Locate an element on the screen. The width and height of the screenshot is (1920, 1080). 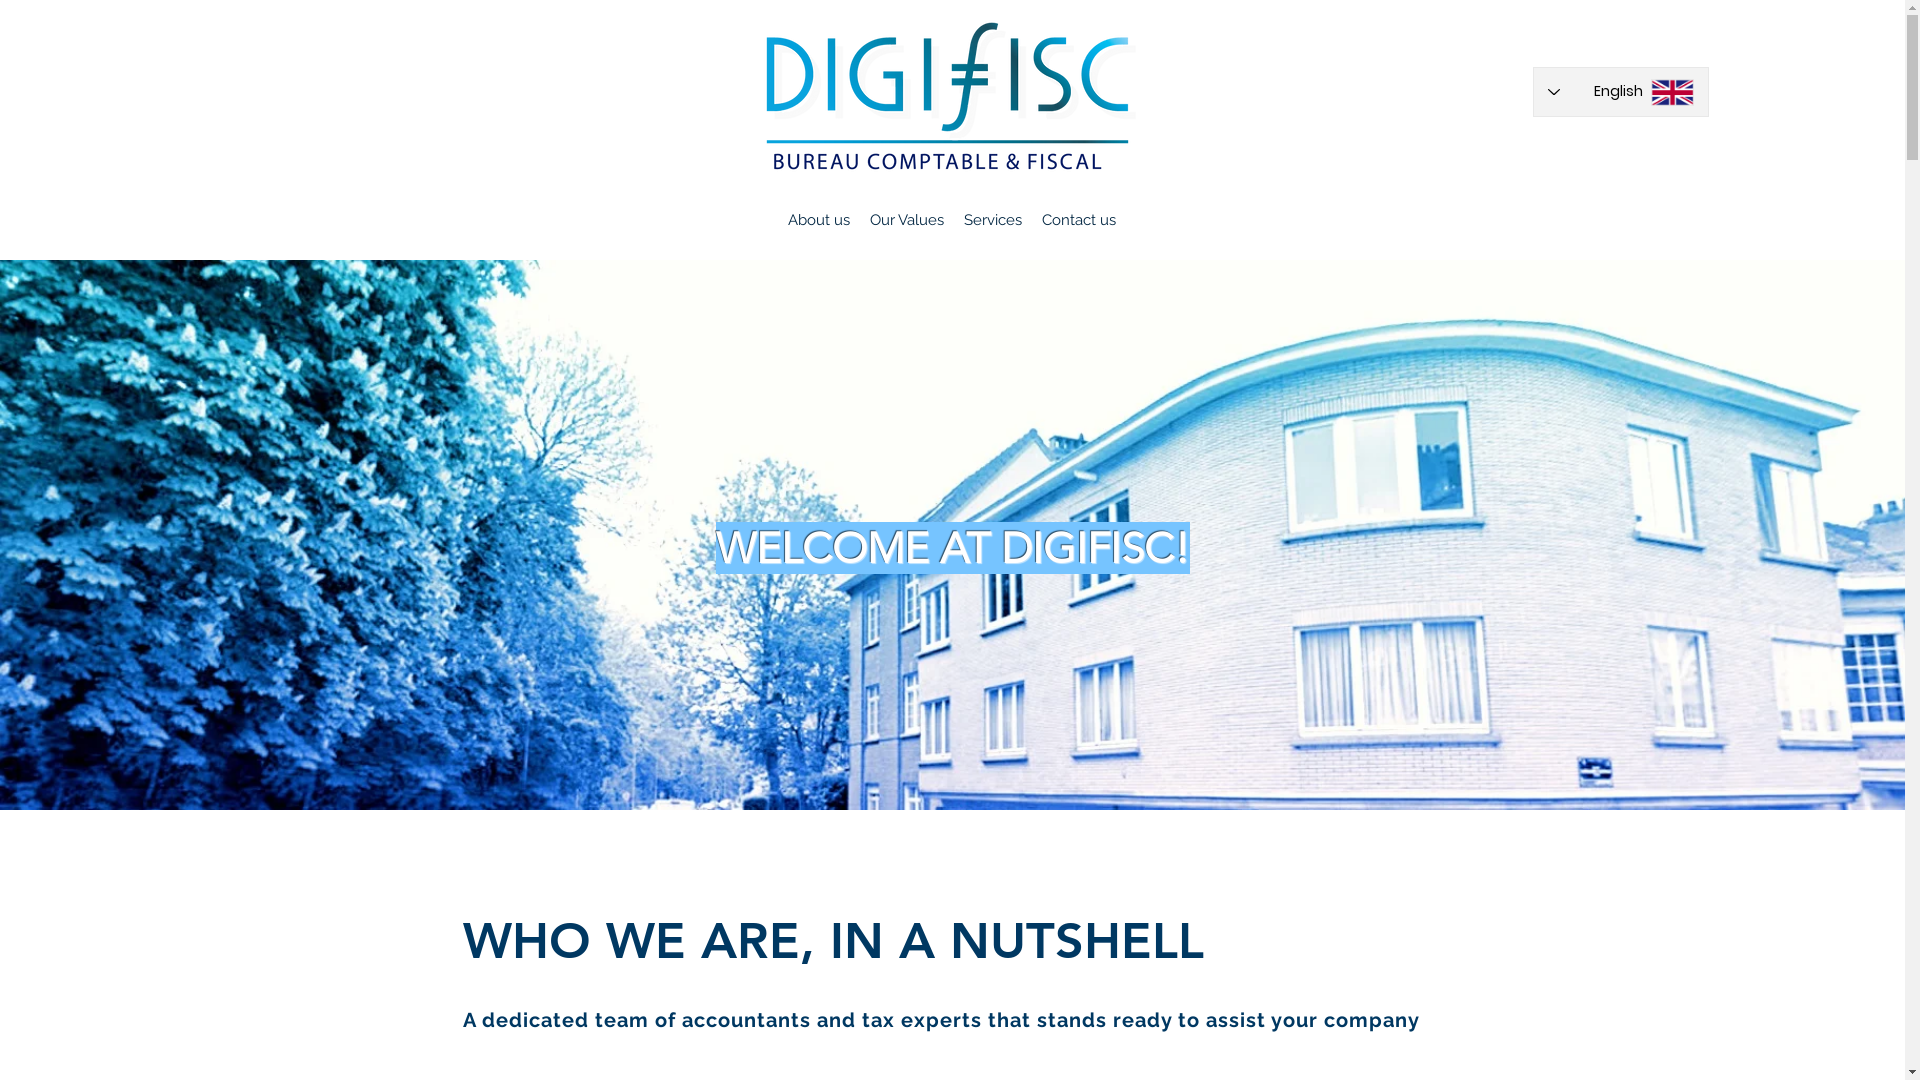
'Contact us' is located at coordinates (1078, 219).